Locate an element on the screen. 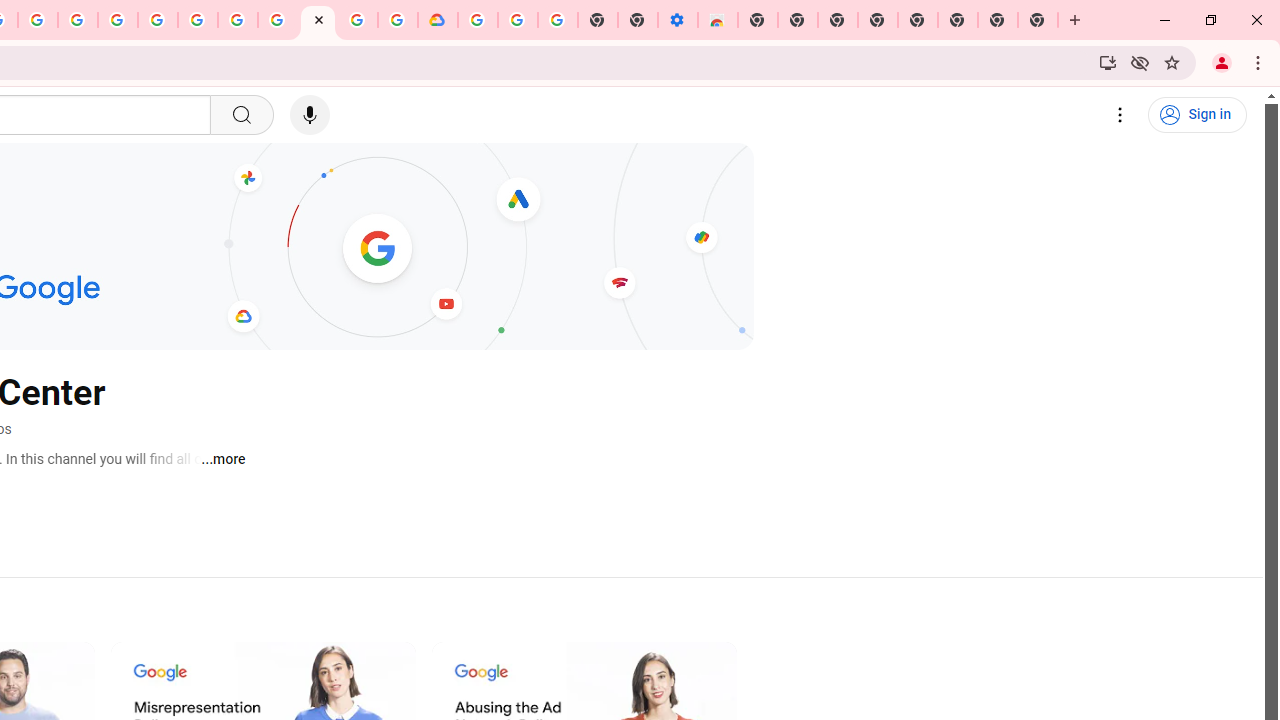  'New Tab' is located at coordinates (1038, 20).